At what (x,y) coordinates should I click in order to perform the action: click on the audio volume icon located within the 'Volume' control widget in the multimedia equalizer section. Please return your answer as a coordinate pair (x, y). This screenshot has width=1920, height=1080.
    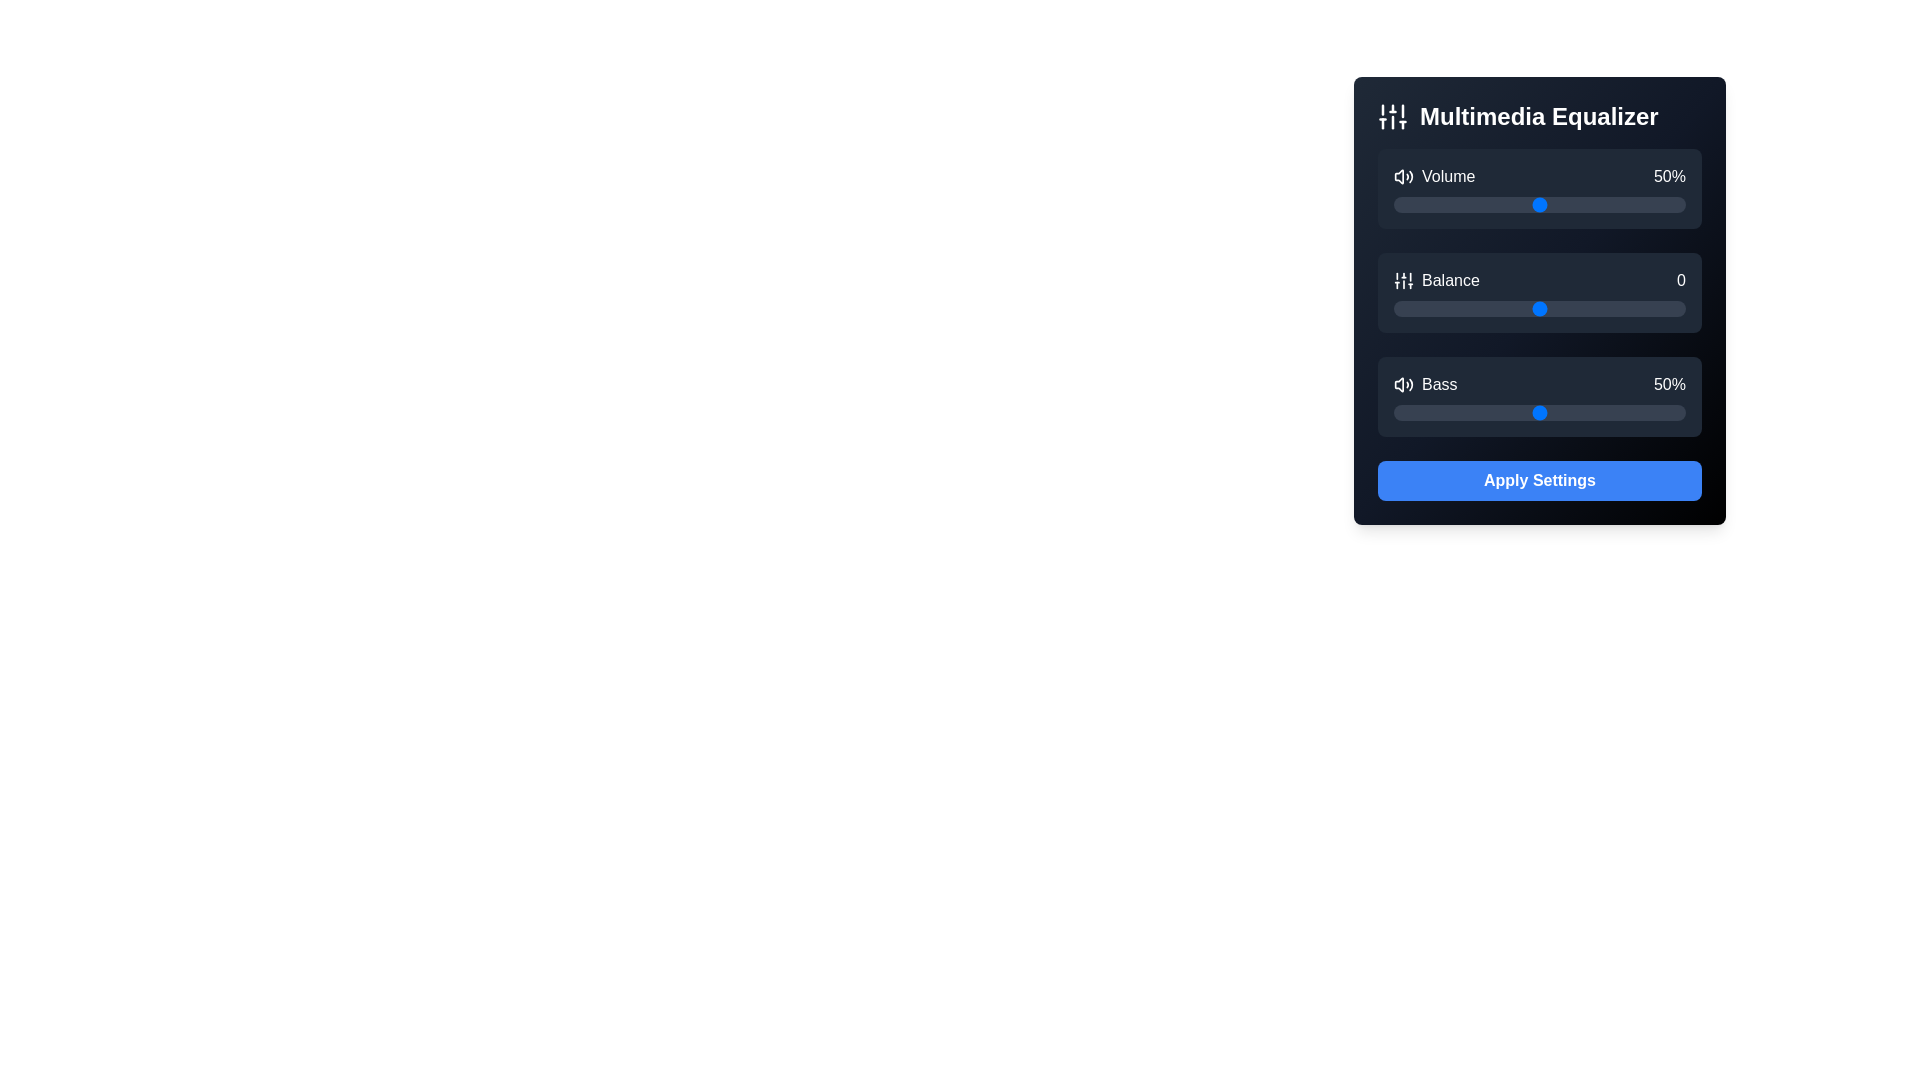
    Looking at the image, I should click on (1398, 176).